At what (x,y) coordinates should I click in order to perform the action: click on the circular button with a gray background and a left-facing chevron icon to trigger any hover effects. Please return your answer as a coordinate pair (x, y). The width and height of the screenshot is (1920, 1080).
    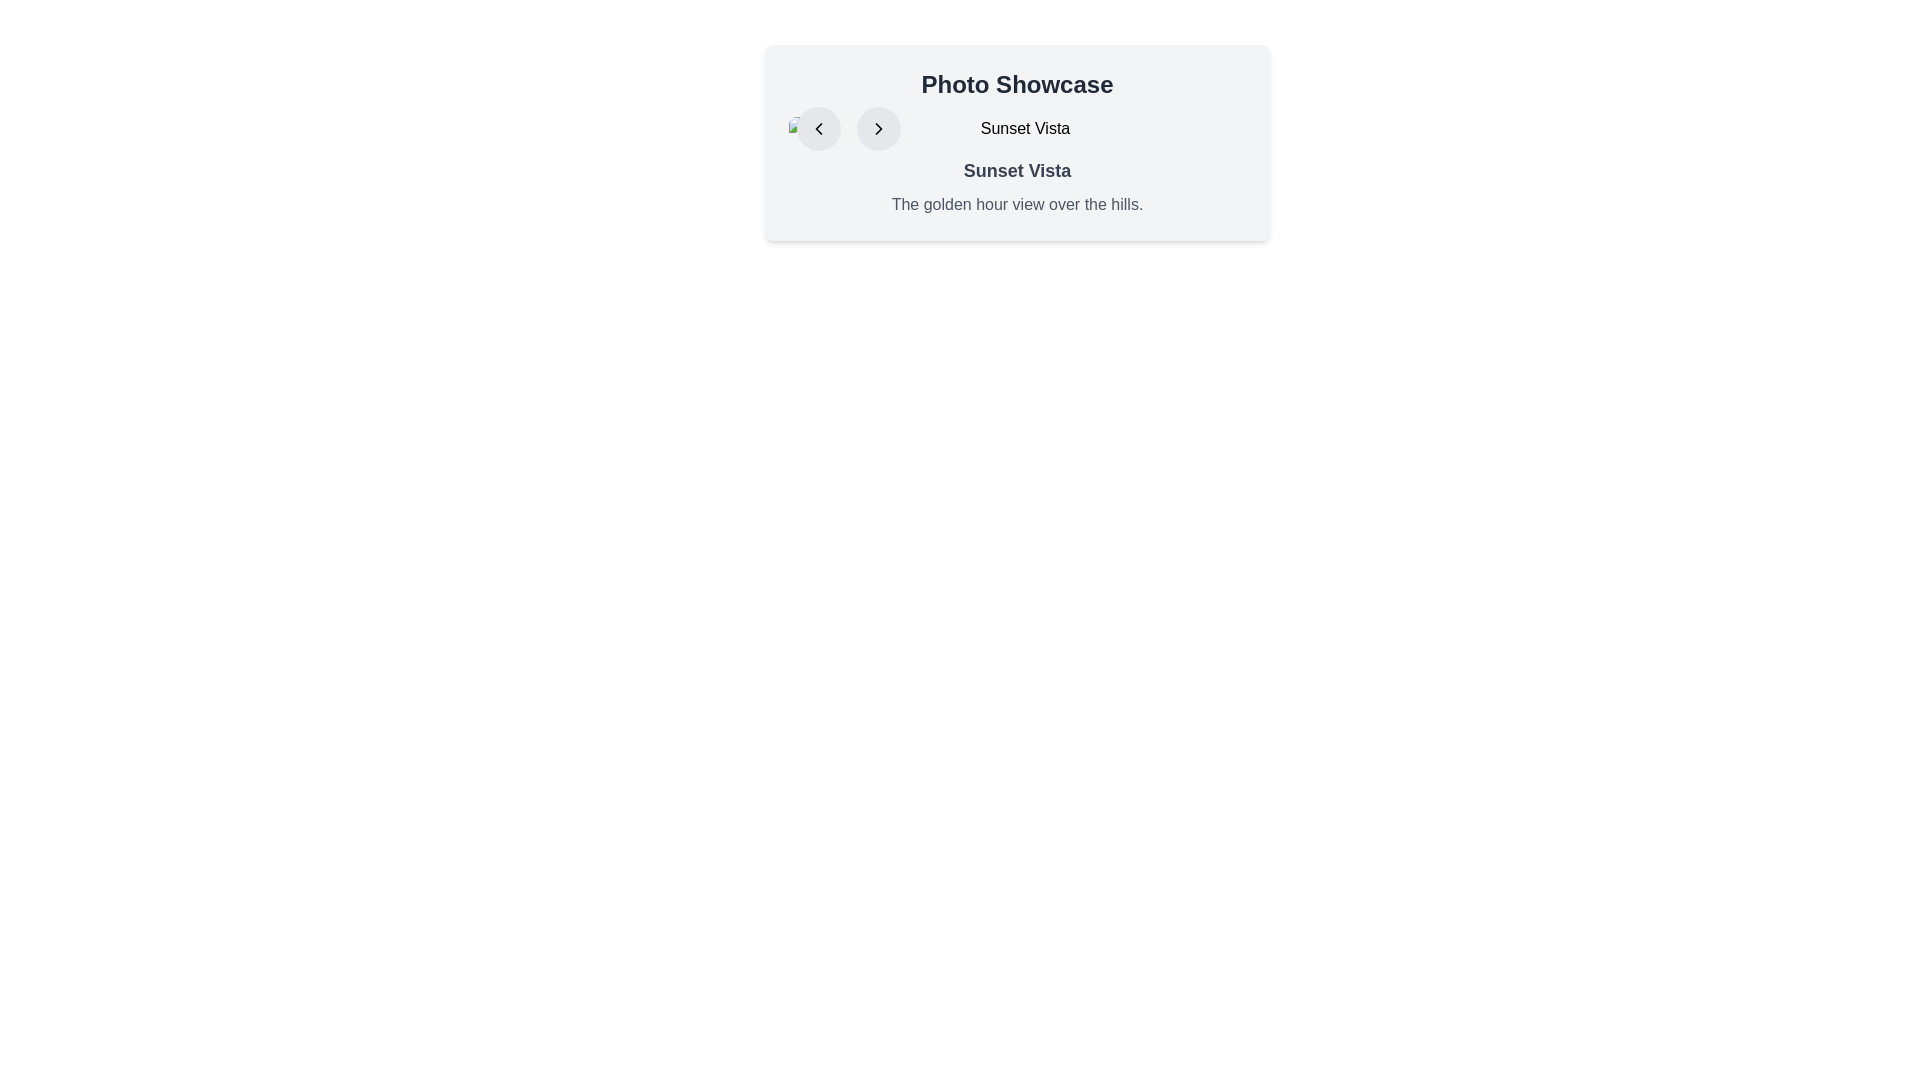
    Looking at the image, I should click on (819, 128).